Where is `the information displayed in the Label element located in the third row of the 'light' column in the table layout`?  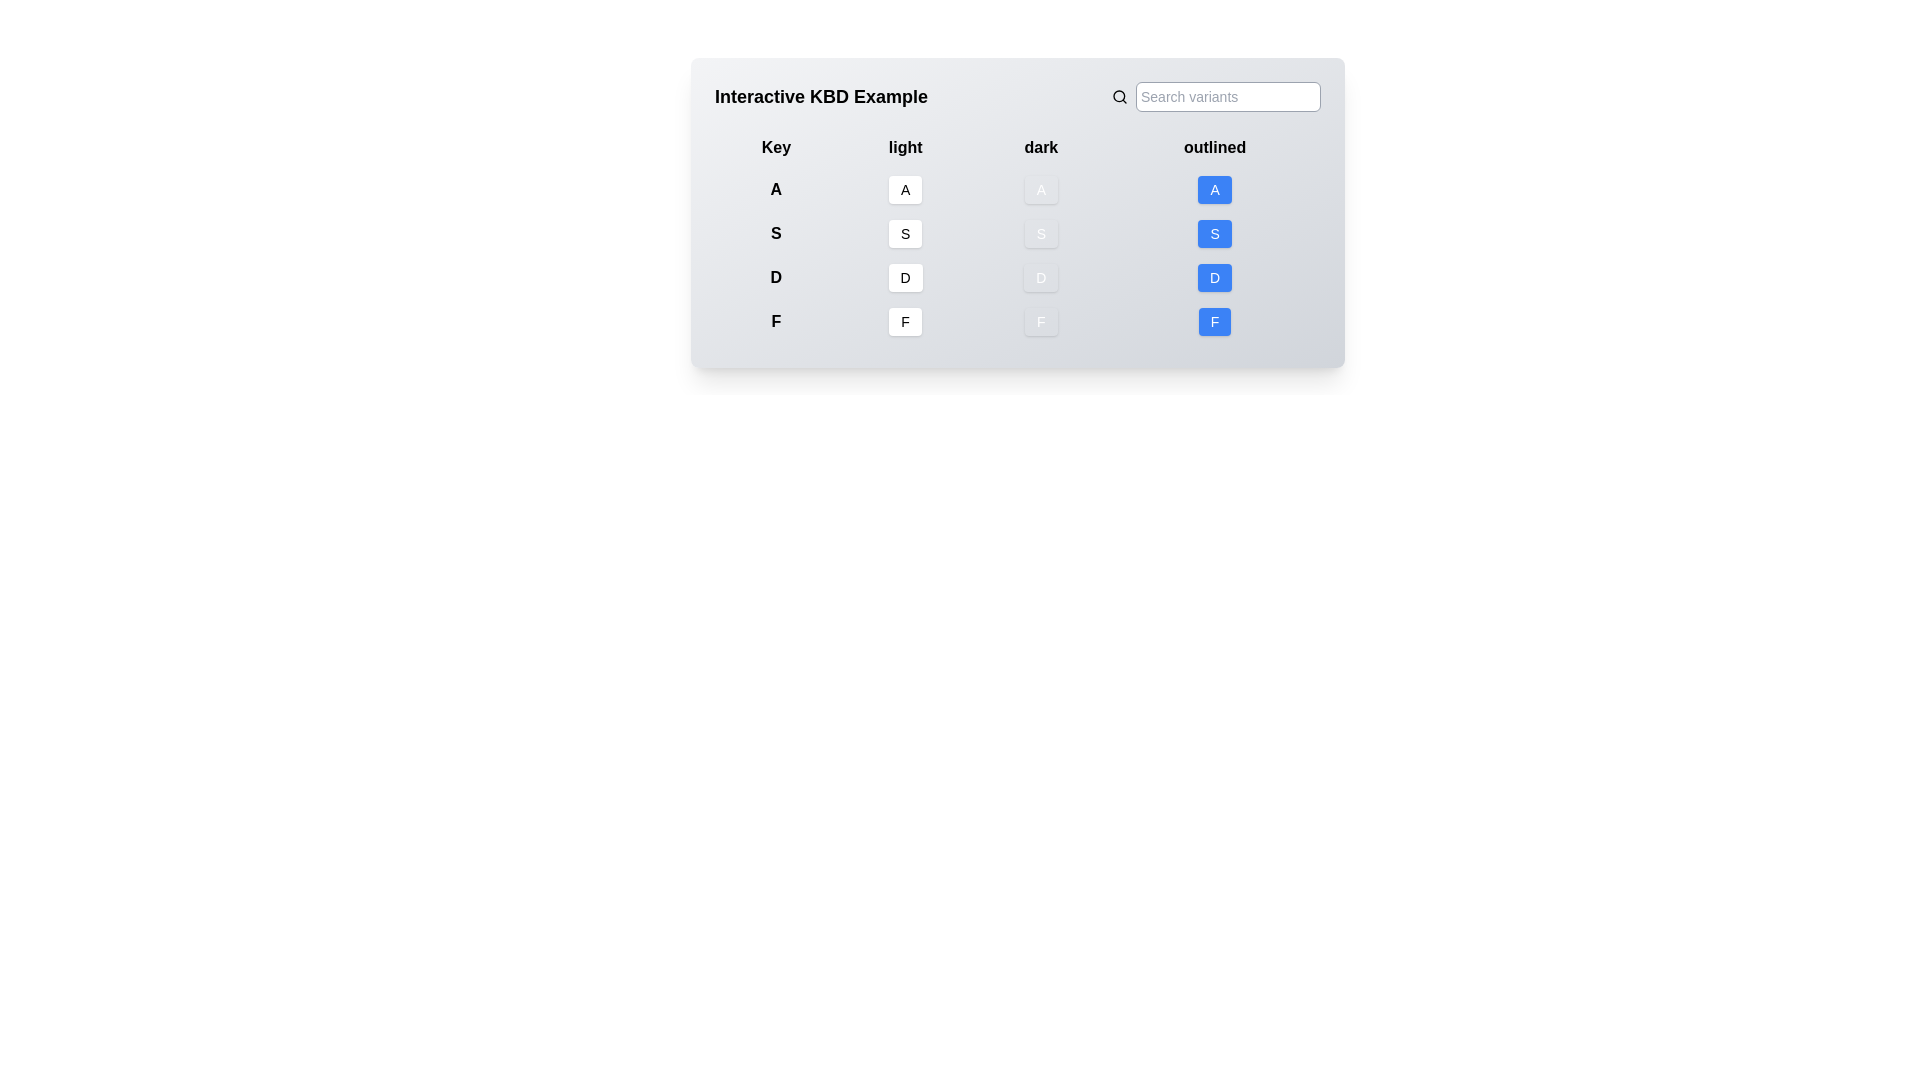 the information displayed in the Label element located in the third row of the 'light' column in the table layout is located at coordinates (904, 277).